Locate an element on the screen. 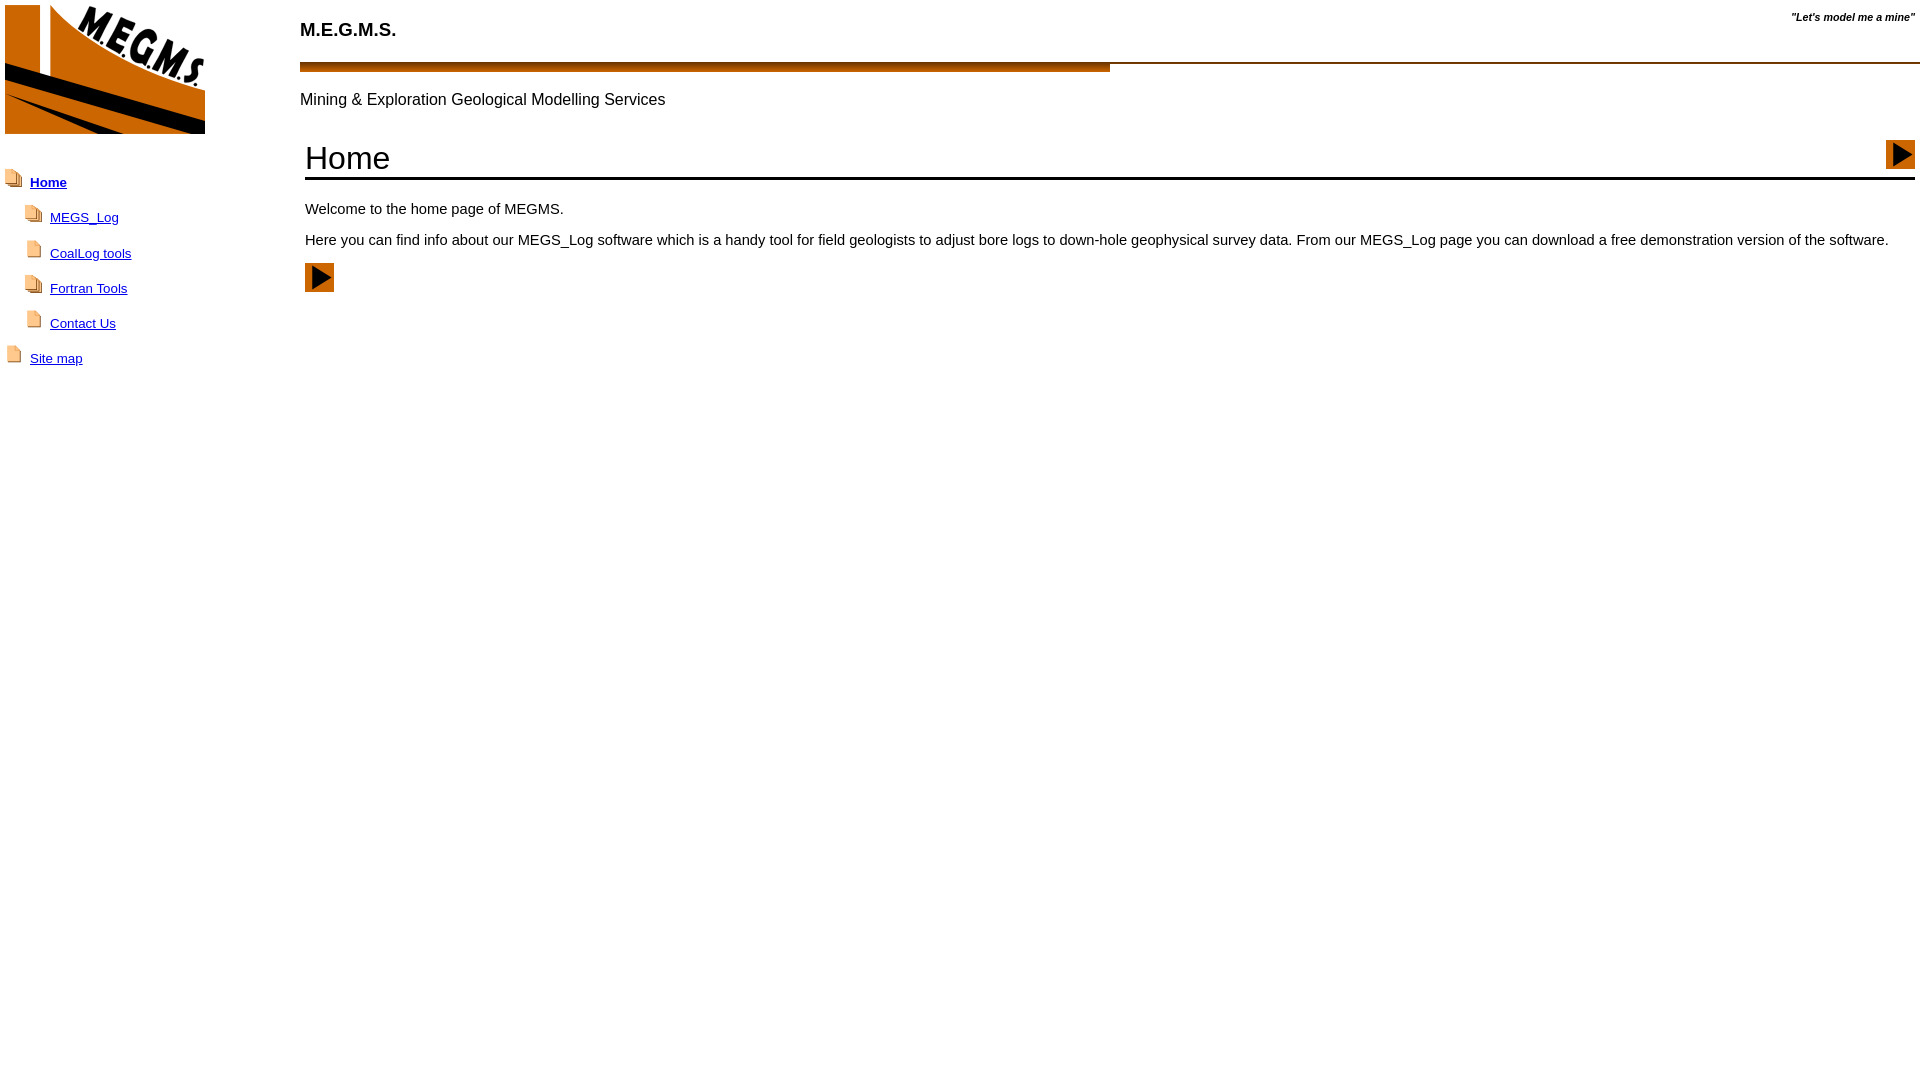 Image resolution: width=1920 pixels, height=1080 pixels. 'Home' is located at coordinates (48, 182).